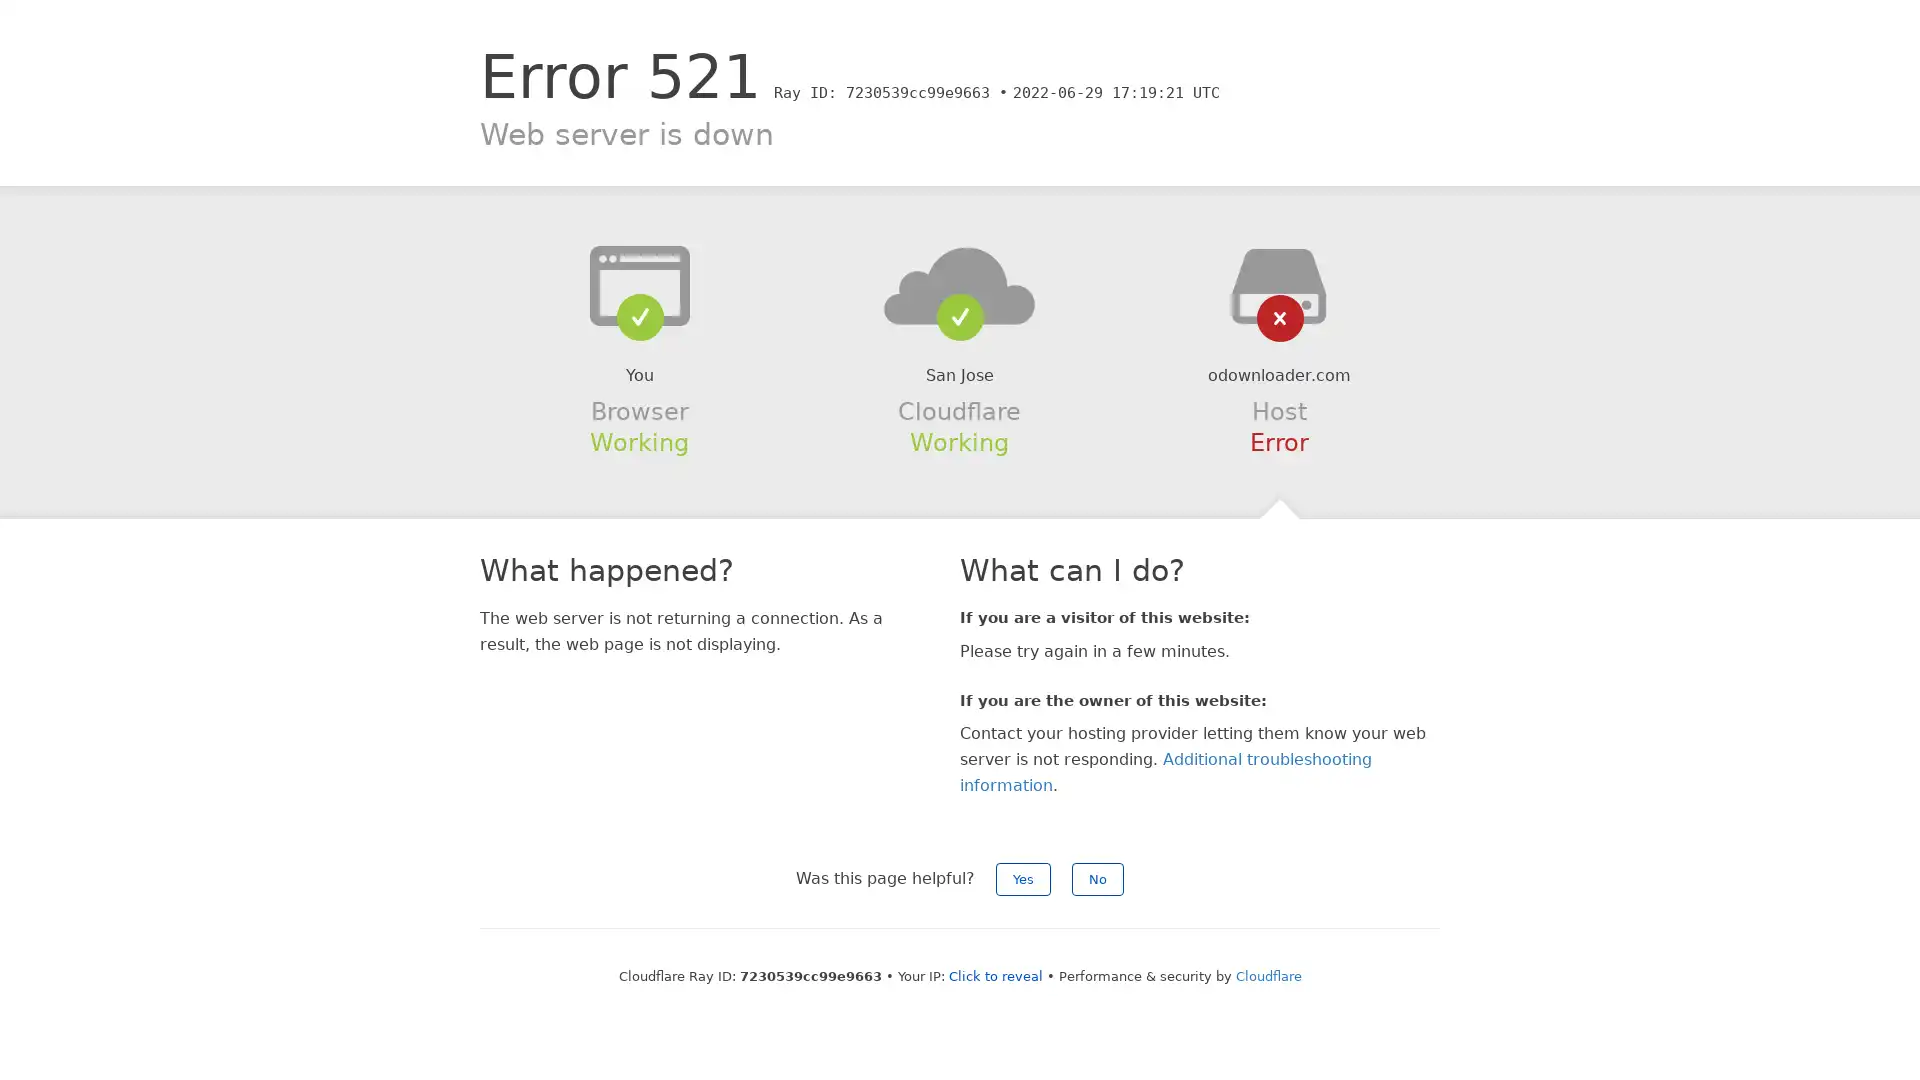 The width and height of the screenshot is (1920, 1080). What do you see at coordinates (994, 975) in the screenshot?
I see `Click to reveal` at bounding box center [994, 975].